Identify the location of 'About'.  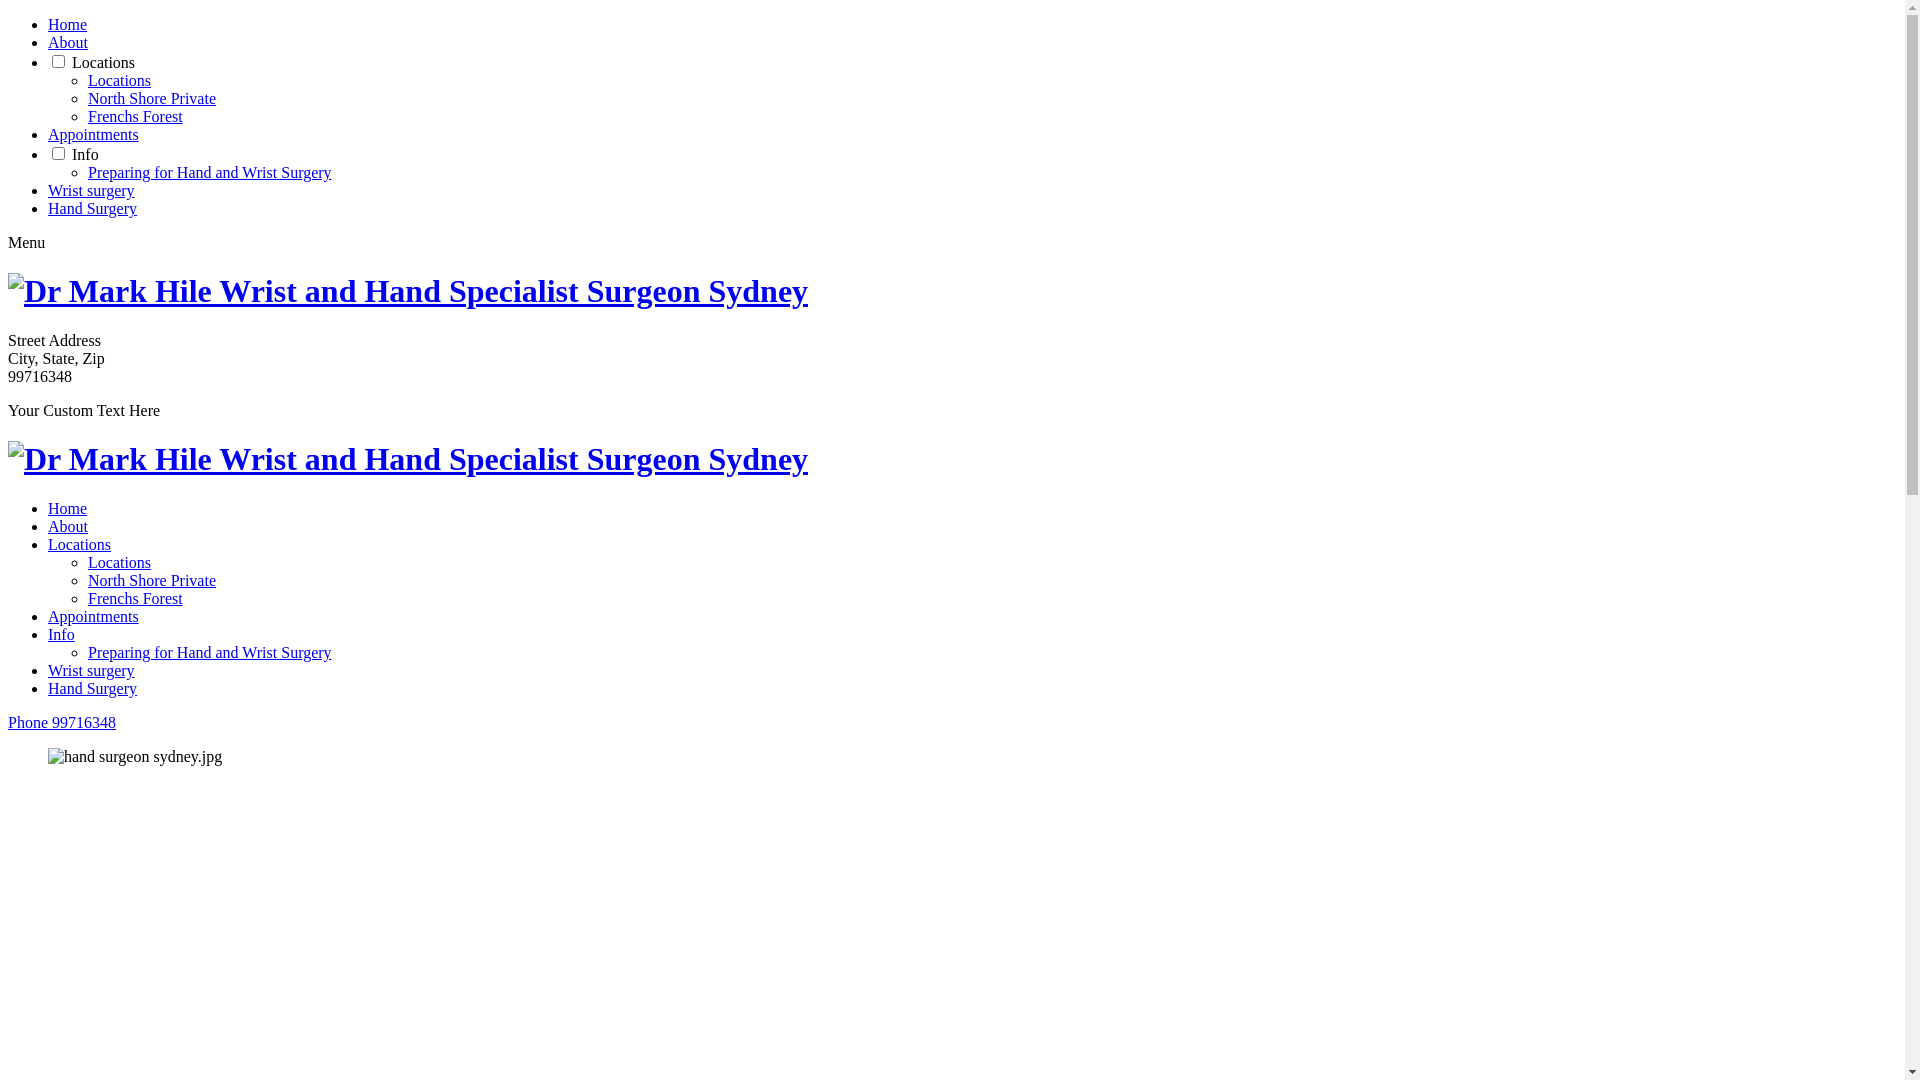
(48, 42).